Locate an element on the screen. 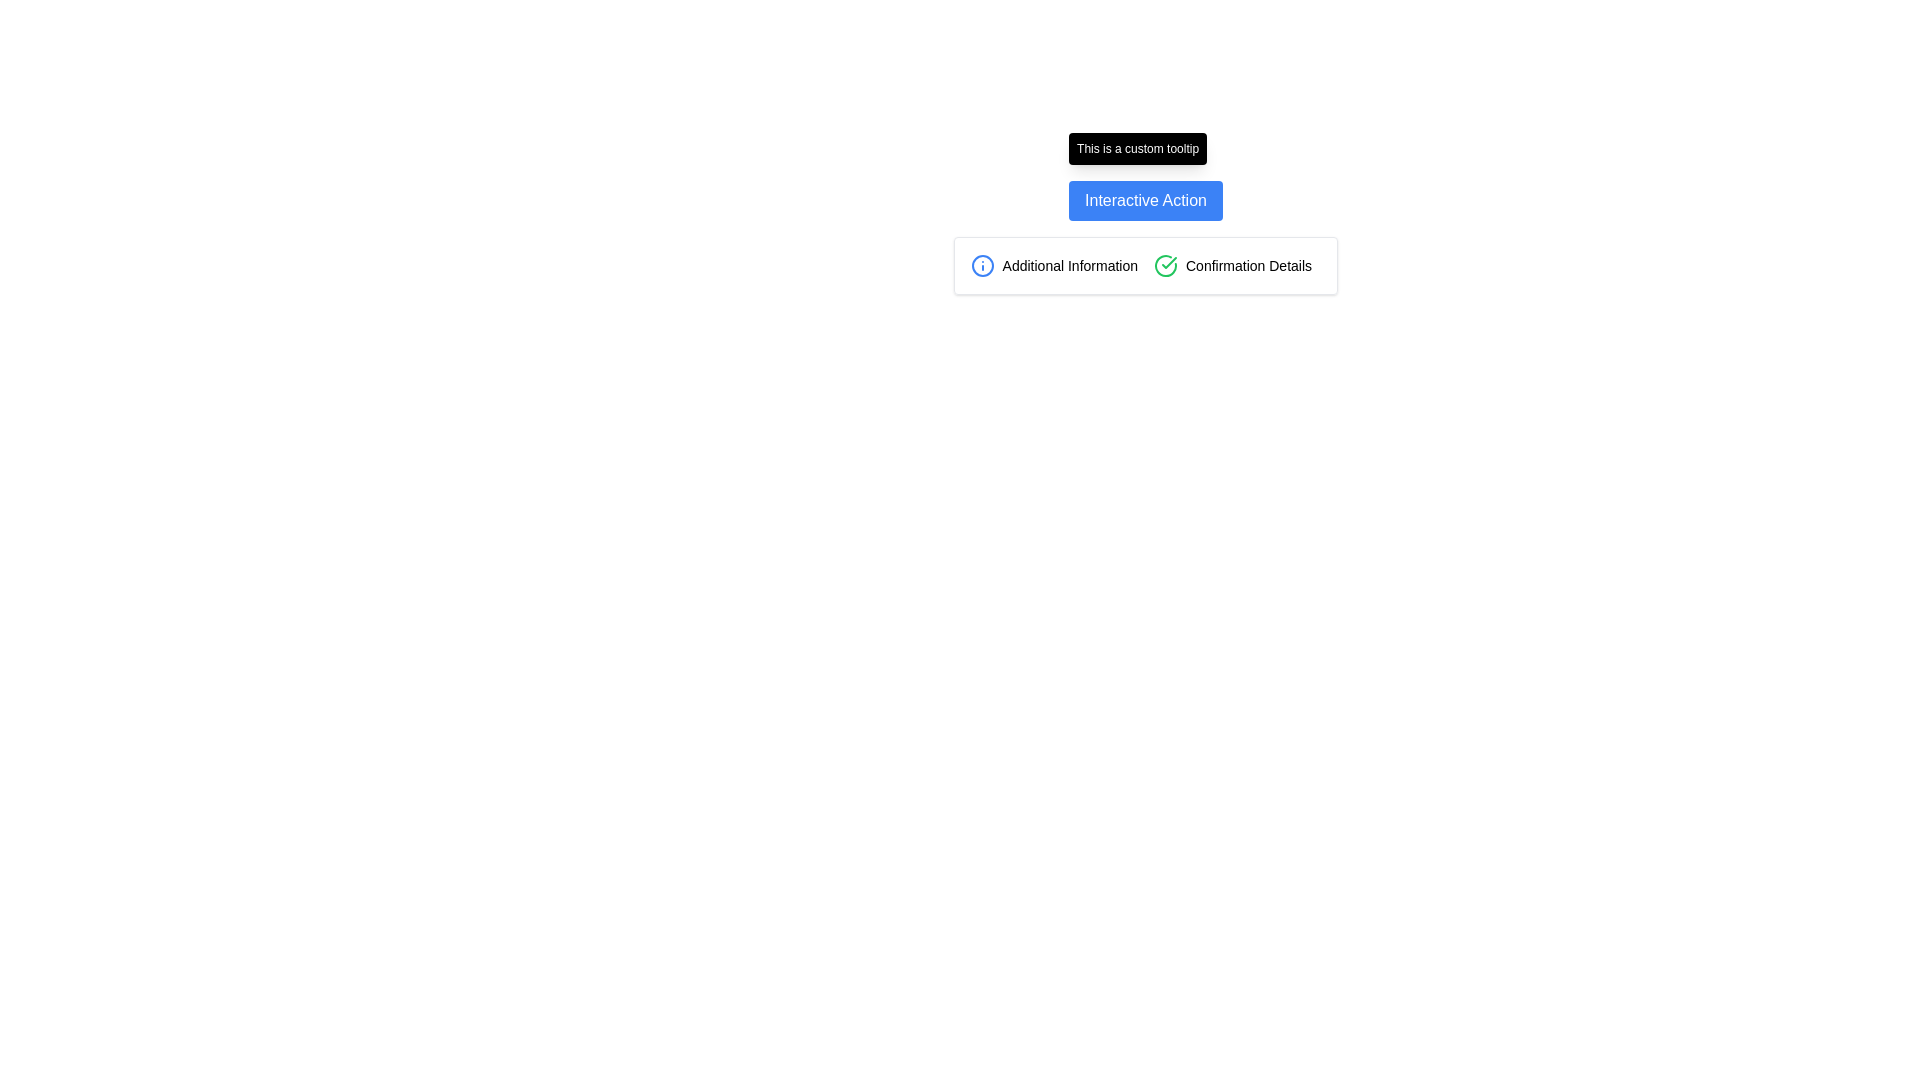 The width and height of the screenshot is (1920, 1080). the informational label that consists of an icon resembling a blue circled lowercase 'i' and the text 'Additional Information', positioned in the first column of a two-column grid layout is located at coordinates (1053, 265).